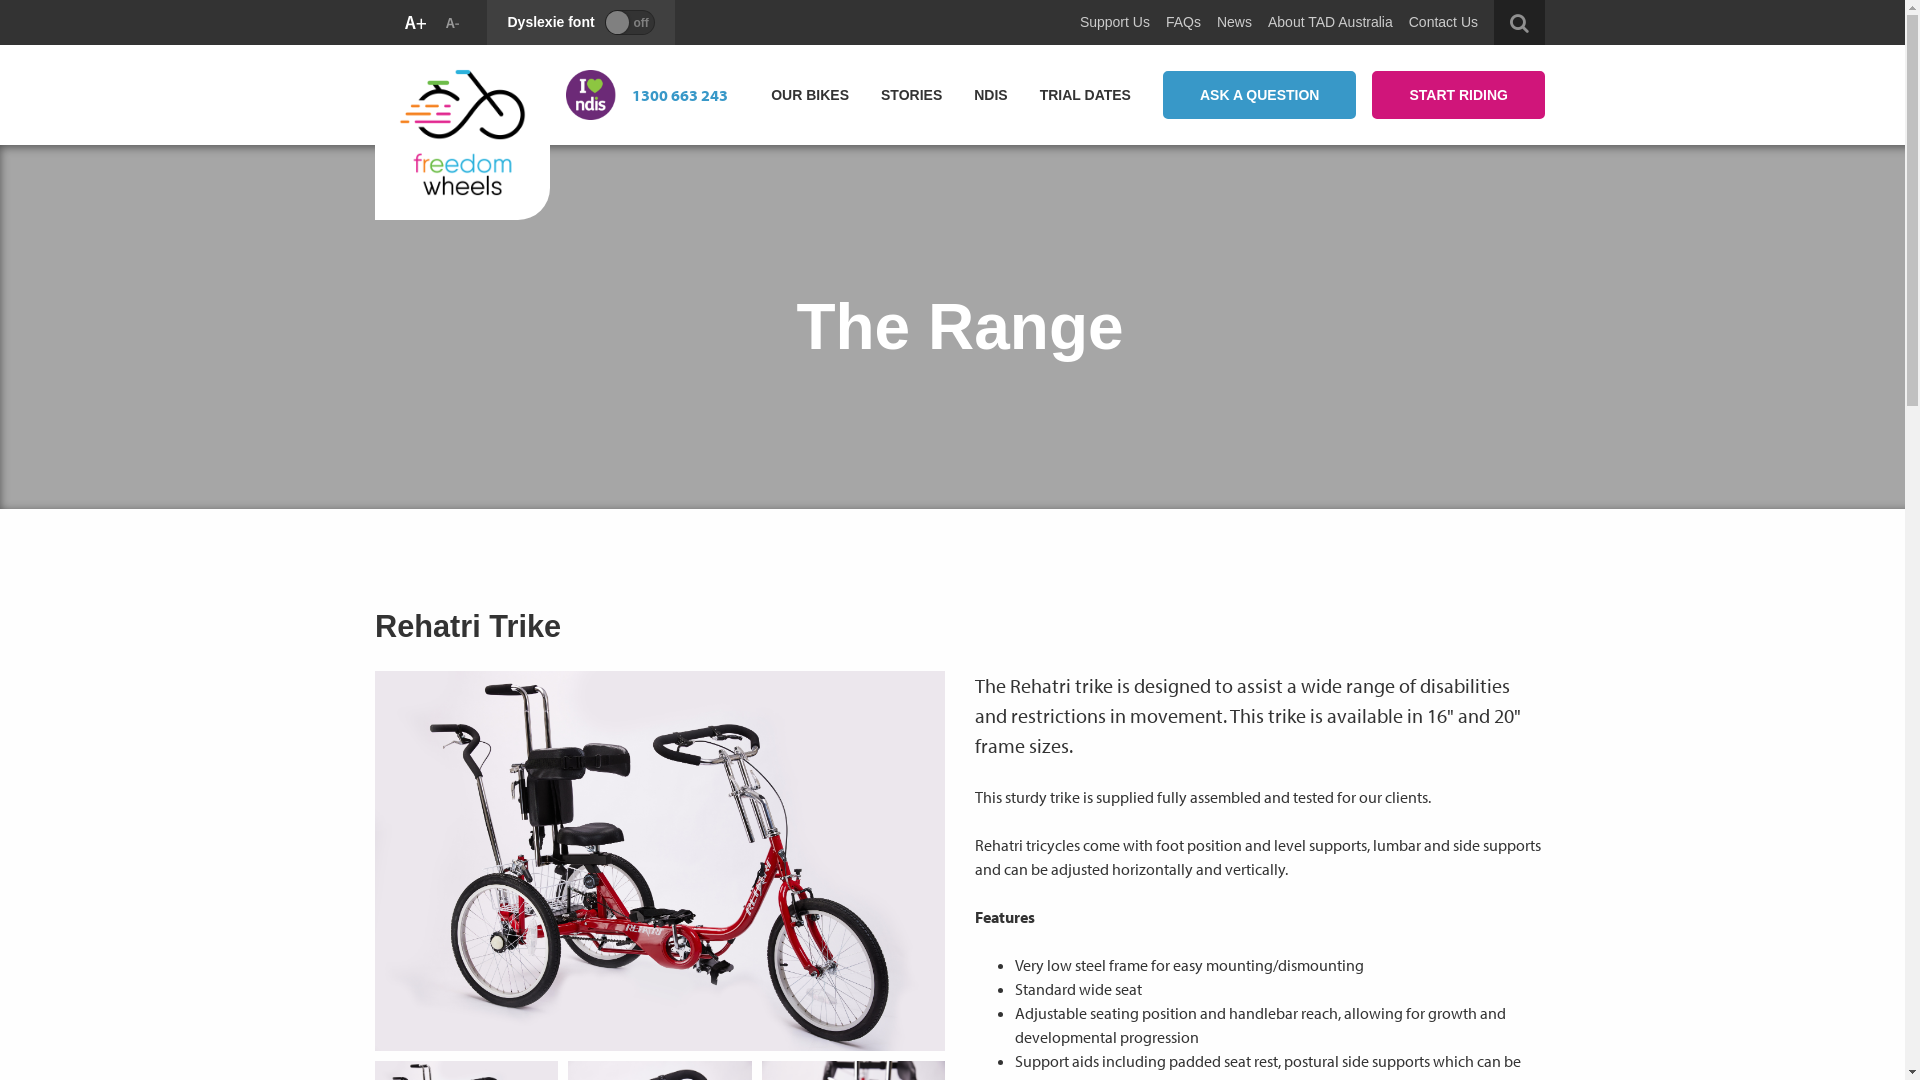 This screenshot has width=1920, height=1080. What do you see at coordinates (910, 94) in the screenshot?
I see `'STORIES'` at bounding box center [910, 94].